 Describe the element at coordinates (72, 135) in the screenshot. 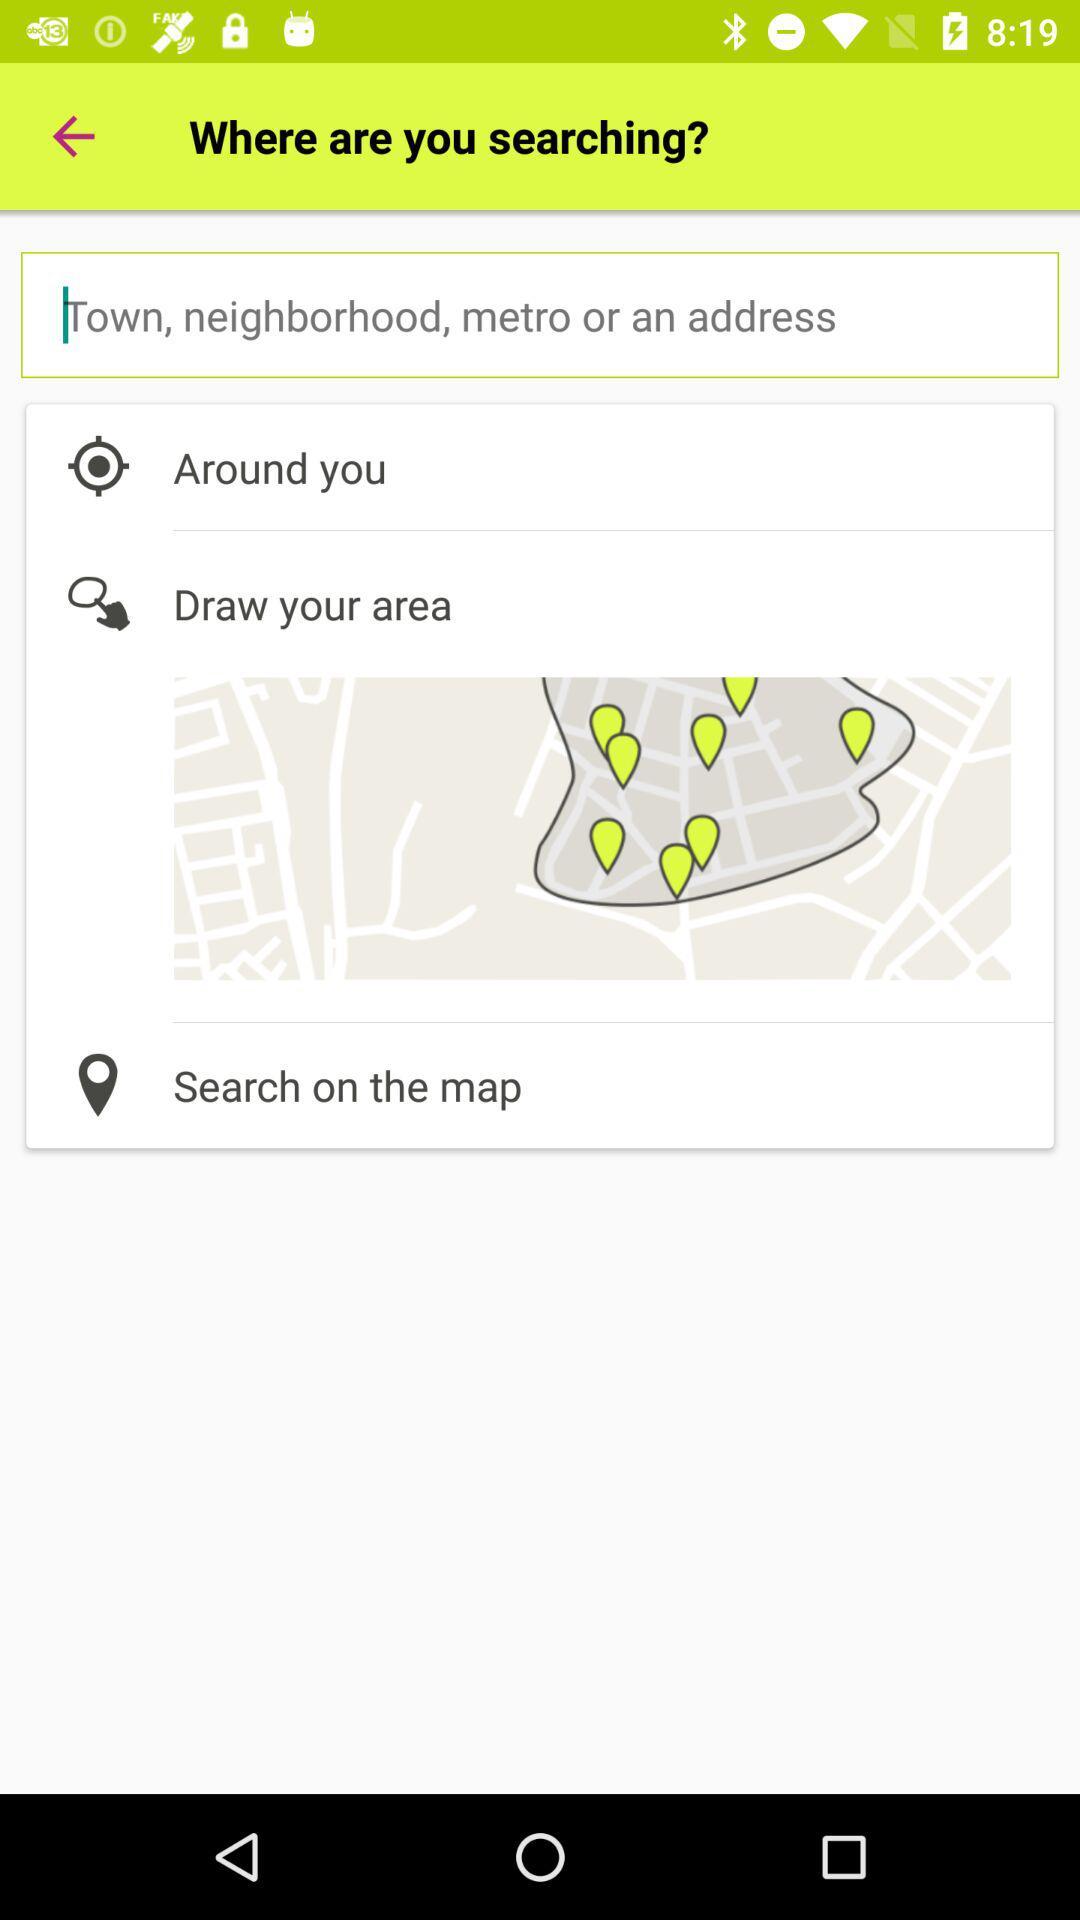

I see `item next to where are you item` at that location.